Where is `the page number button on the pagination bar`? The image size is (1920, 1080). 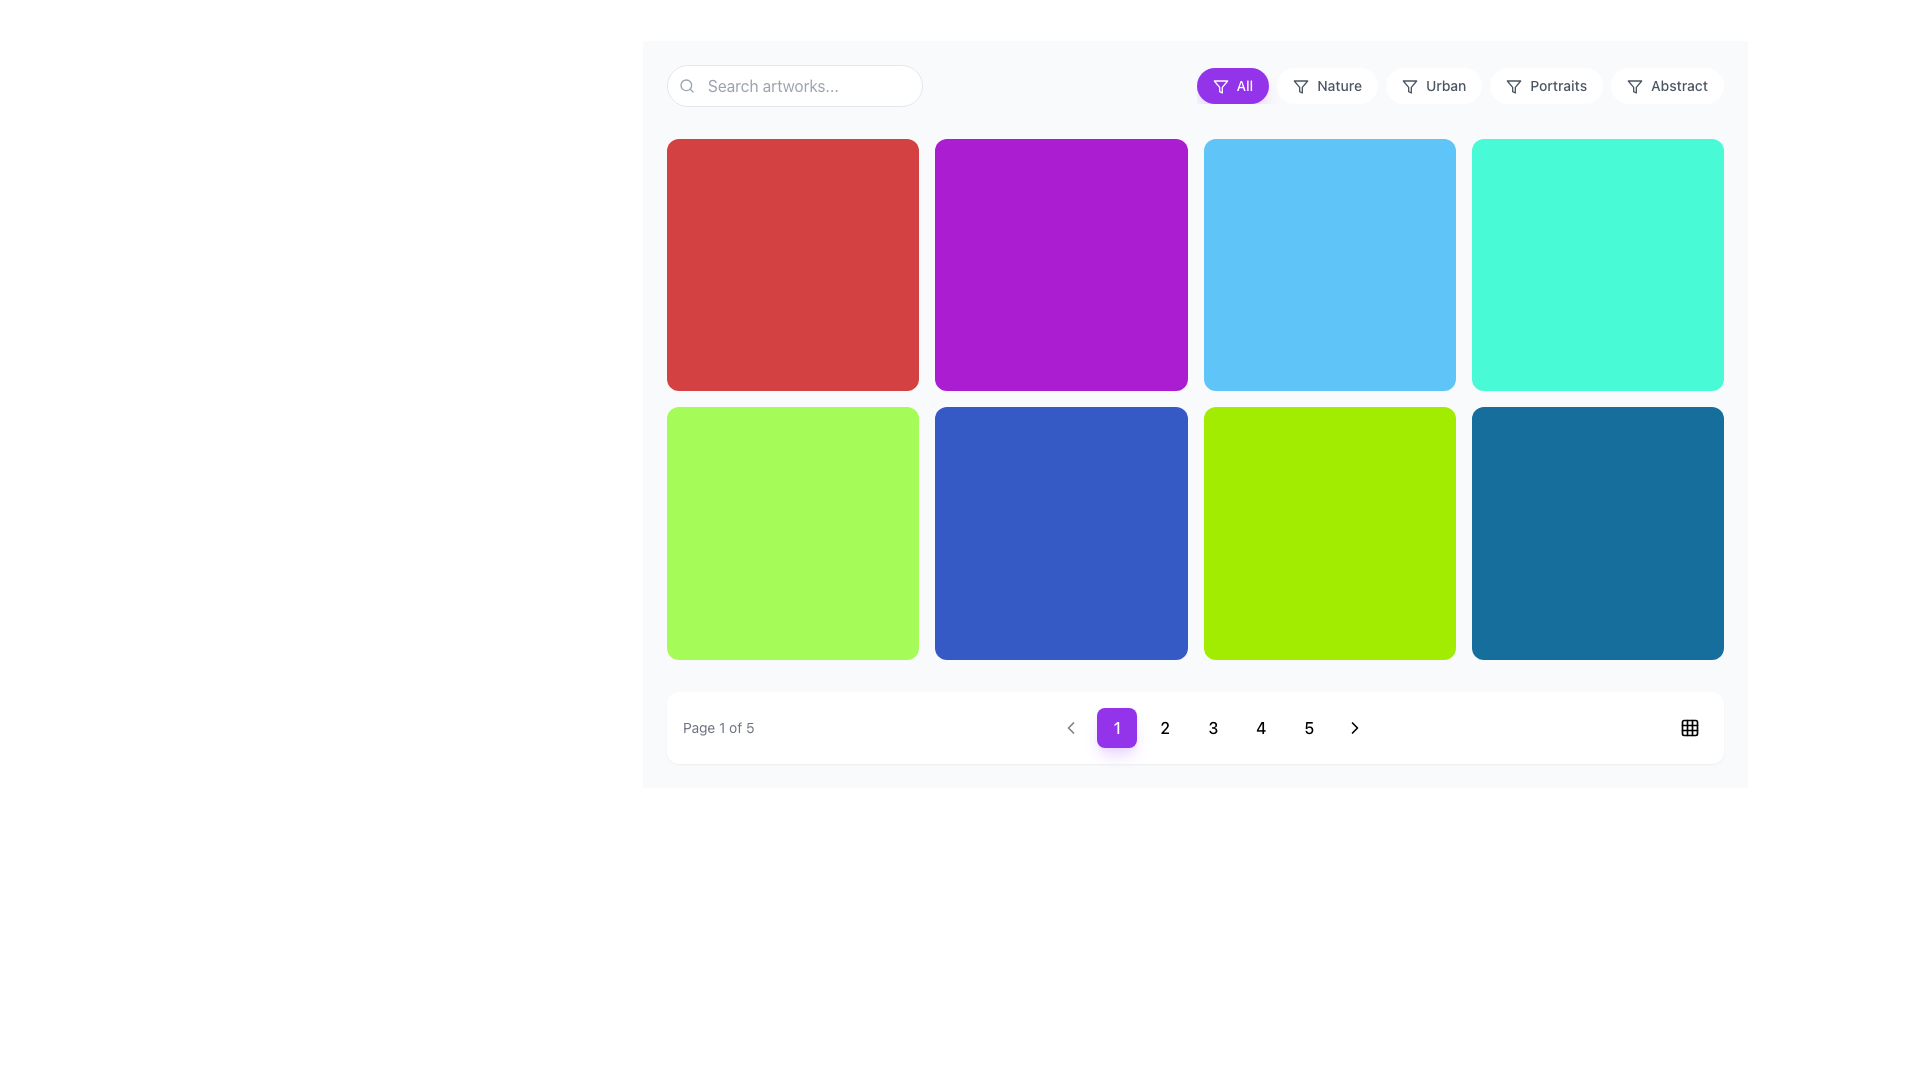 the page number button on the pagination bar is located at coordinates (1195, 727).